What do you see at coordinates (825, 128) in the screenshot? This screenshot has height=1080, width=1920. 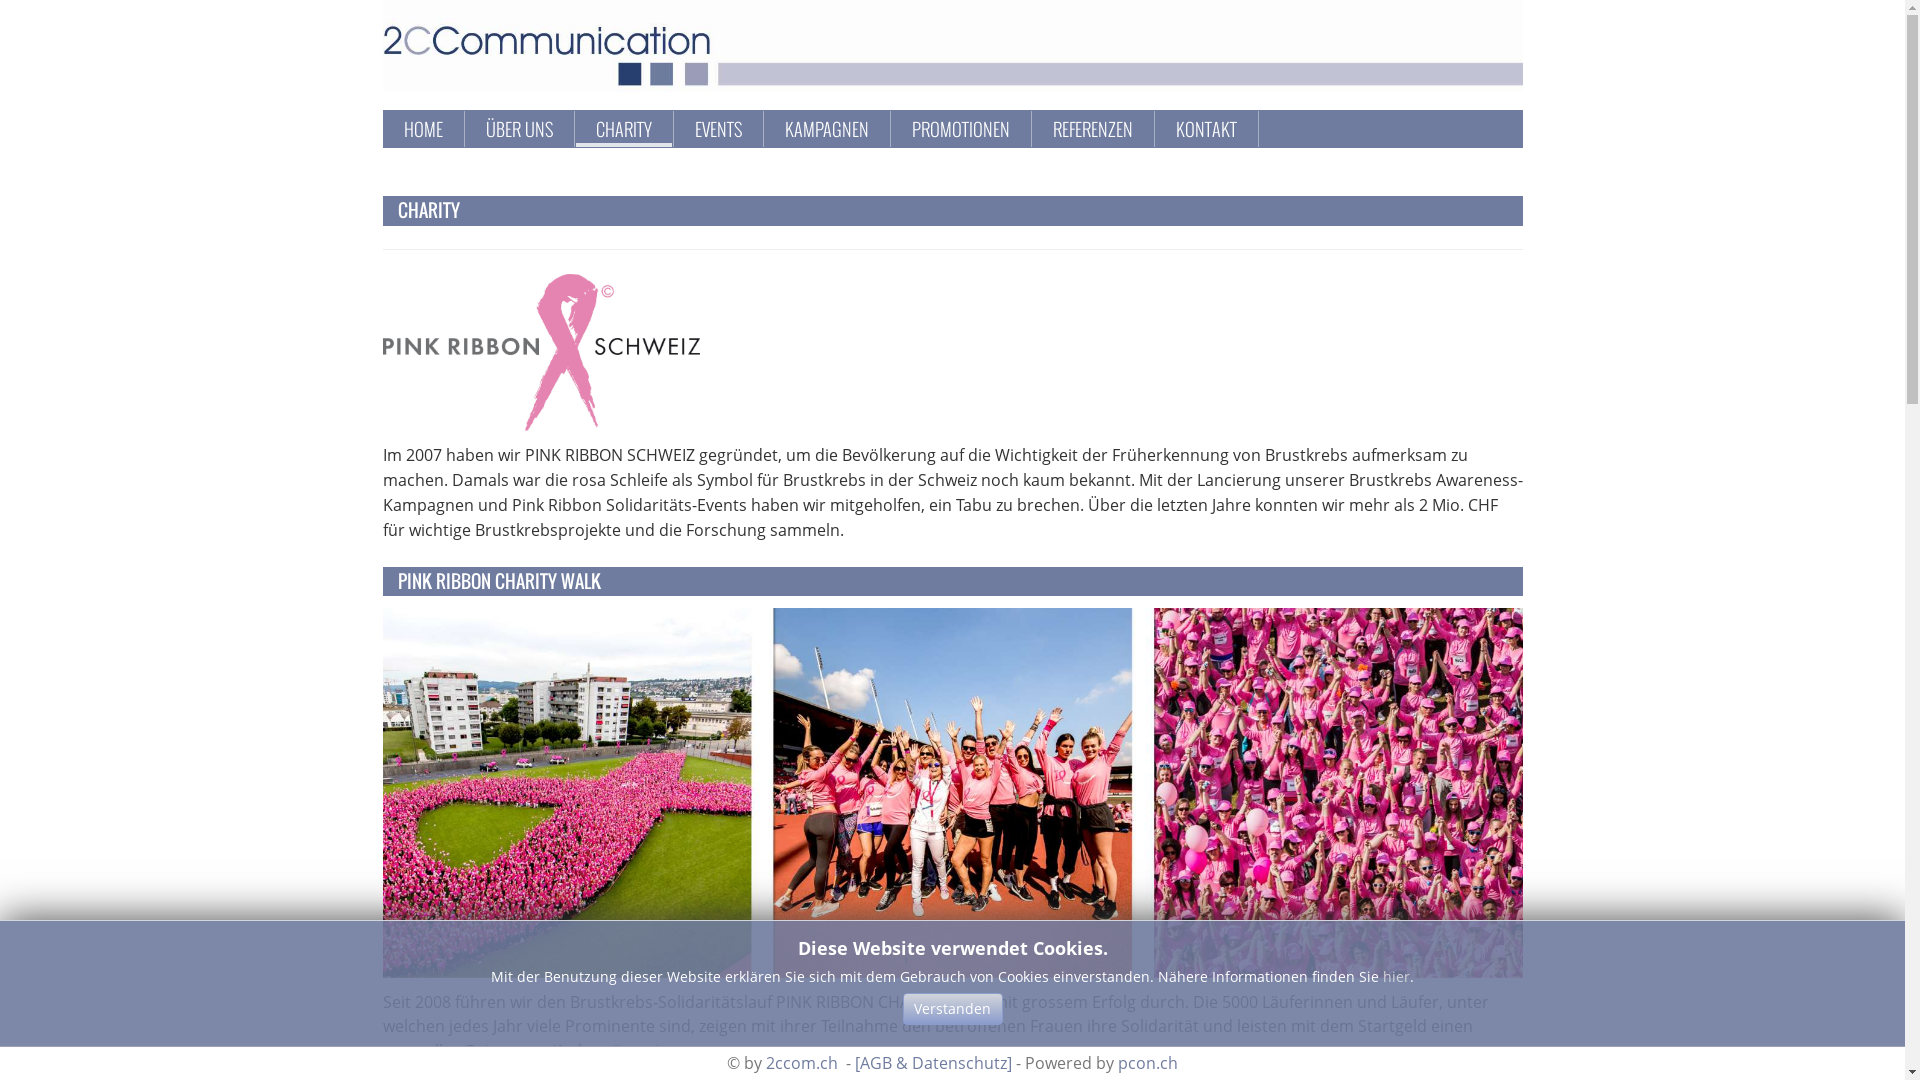 I see `'KAMPAGNEN'` at bounding box center [825, 128].